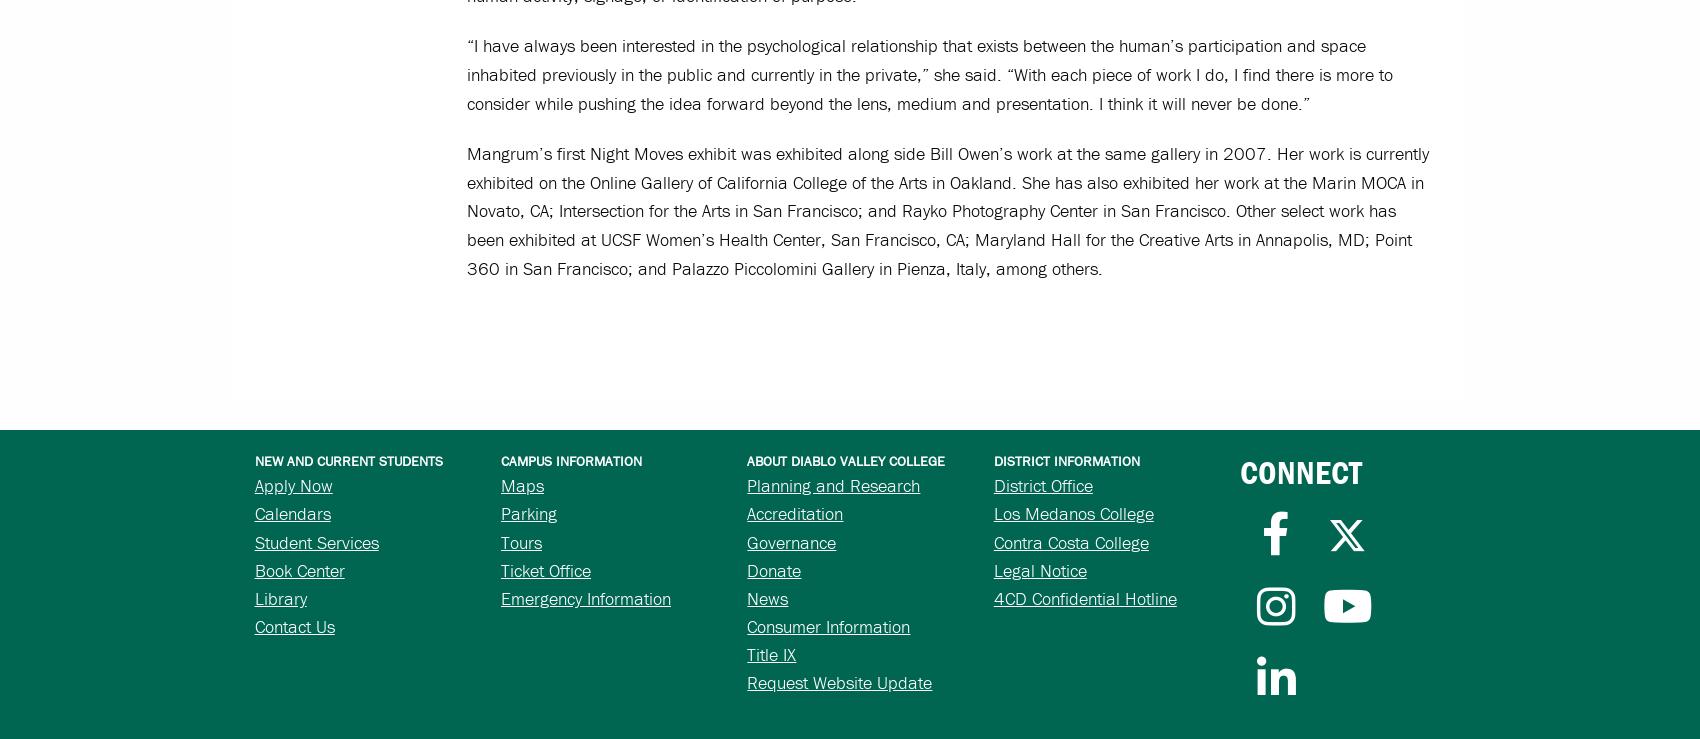 This screenshot has width=1700, height=739. What do you see at coordinates (790, 540) in the screenshot?
I see `'Governance'` at bounding box center [790, 540].